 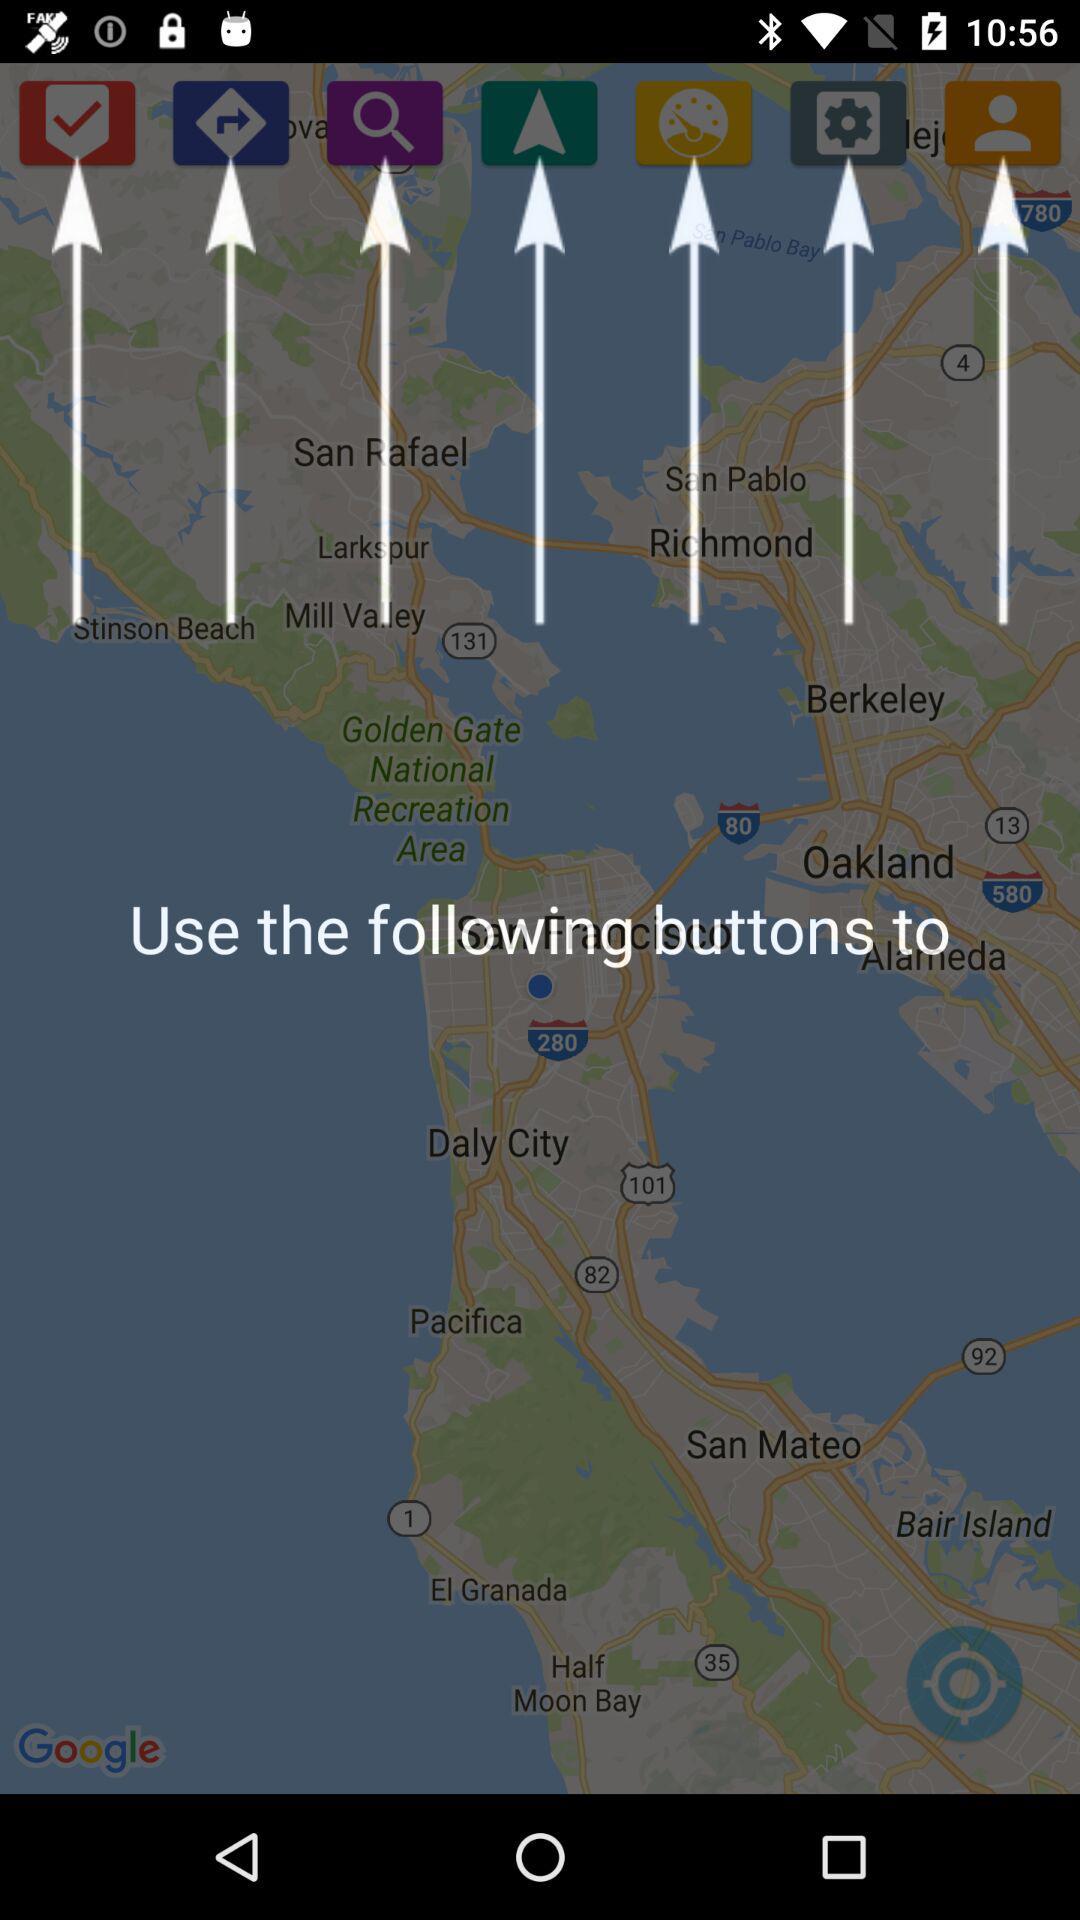 I want to click on the settings icon, so click(x=692, y=121).